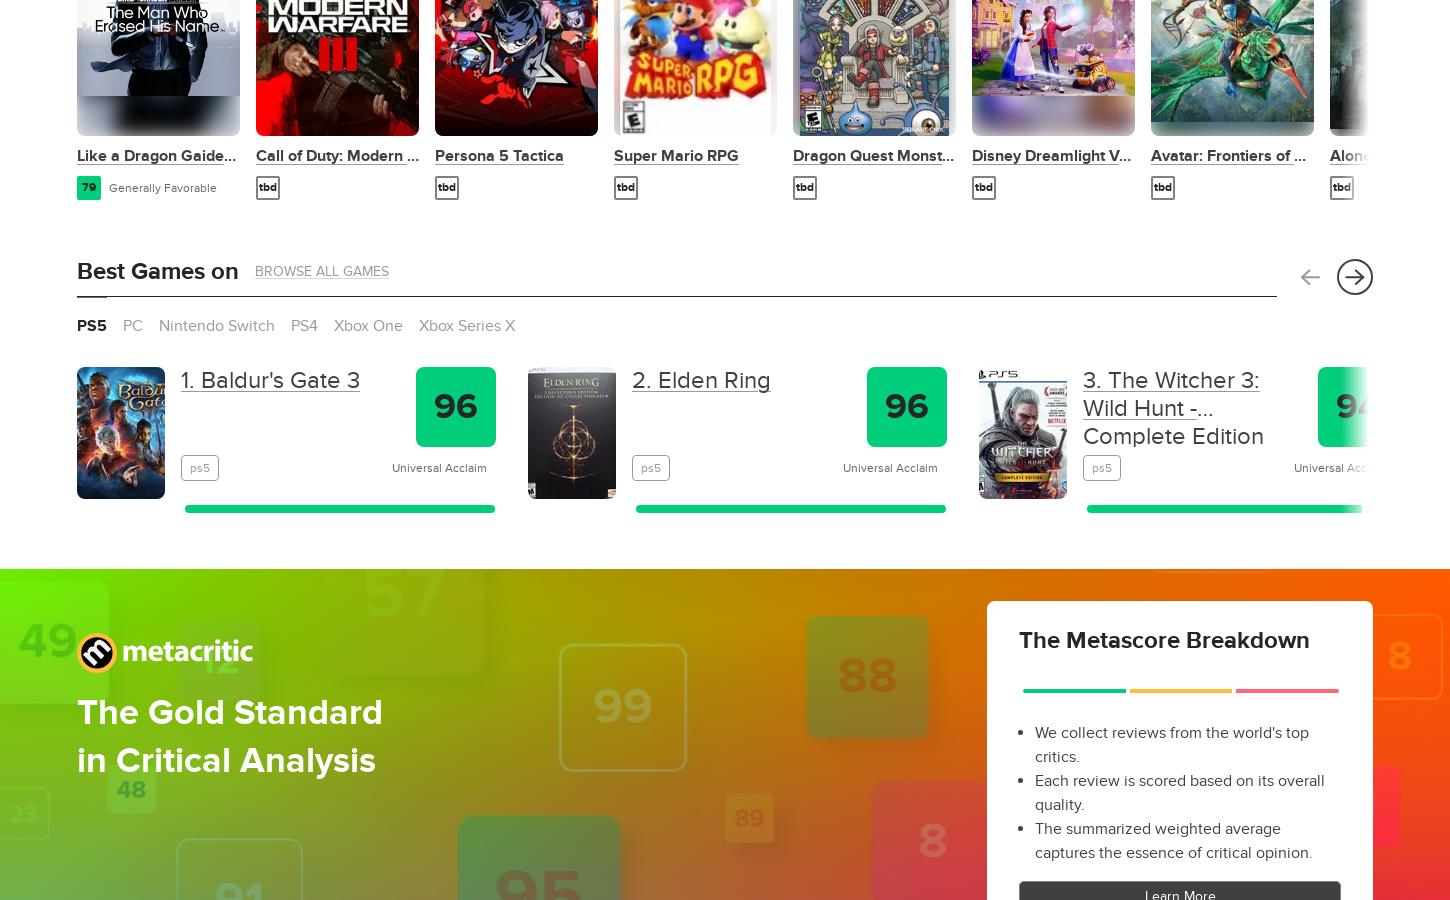 The height and width of the screenshot is (900, 1450). I want to click on 'Call of Duty: Modern Warfare III', so click(367, 155).